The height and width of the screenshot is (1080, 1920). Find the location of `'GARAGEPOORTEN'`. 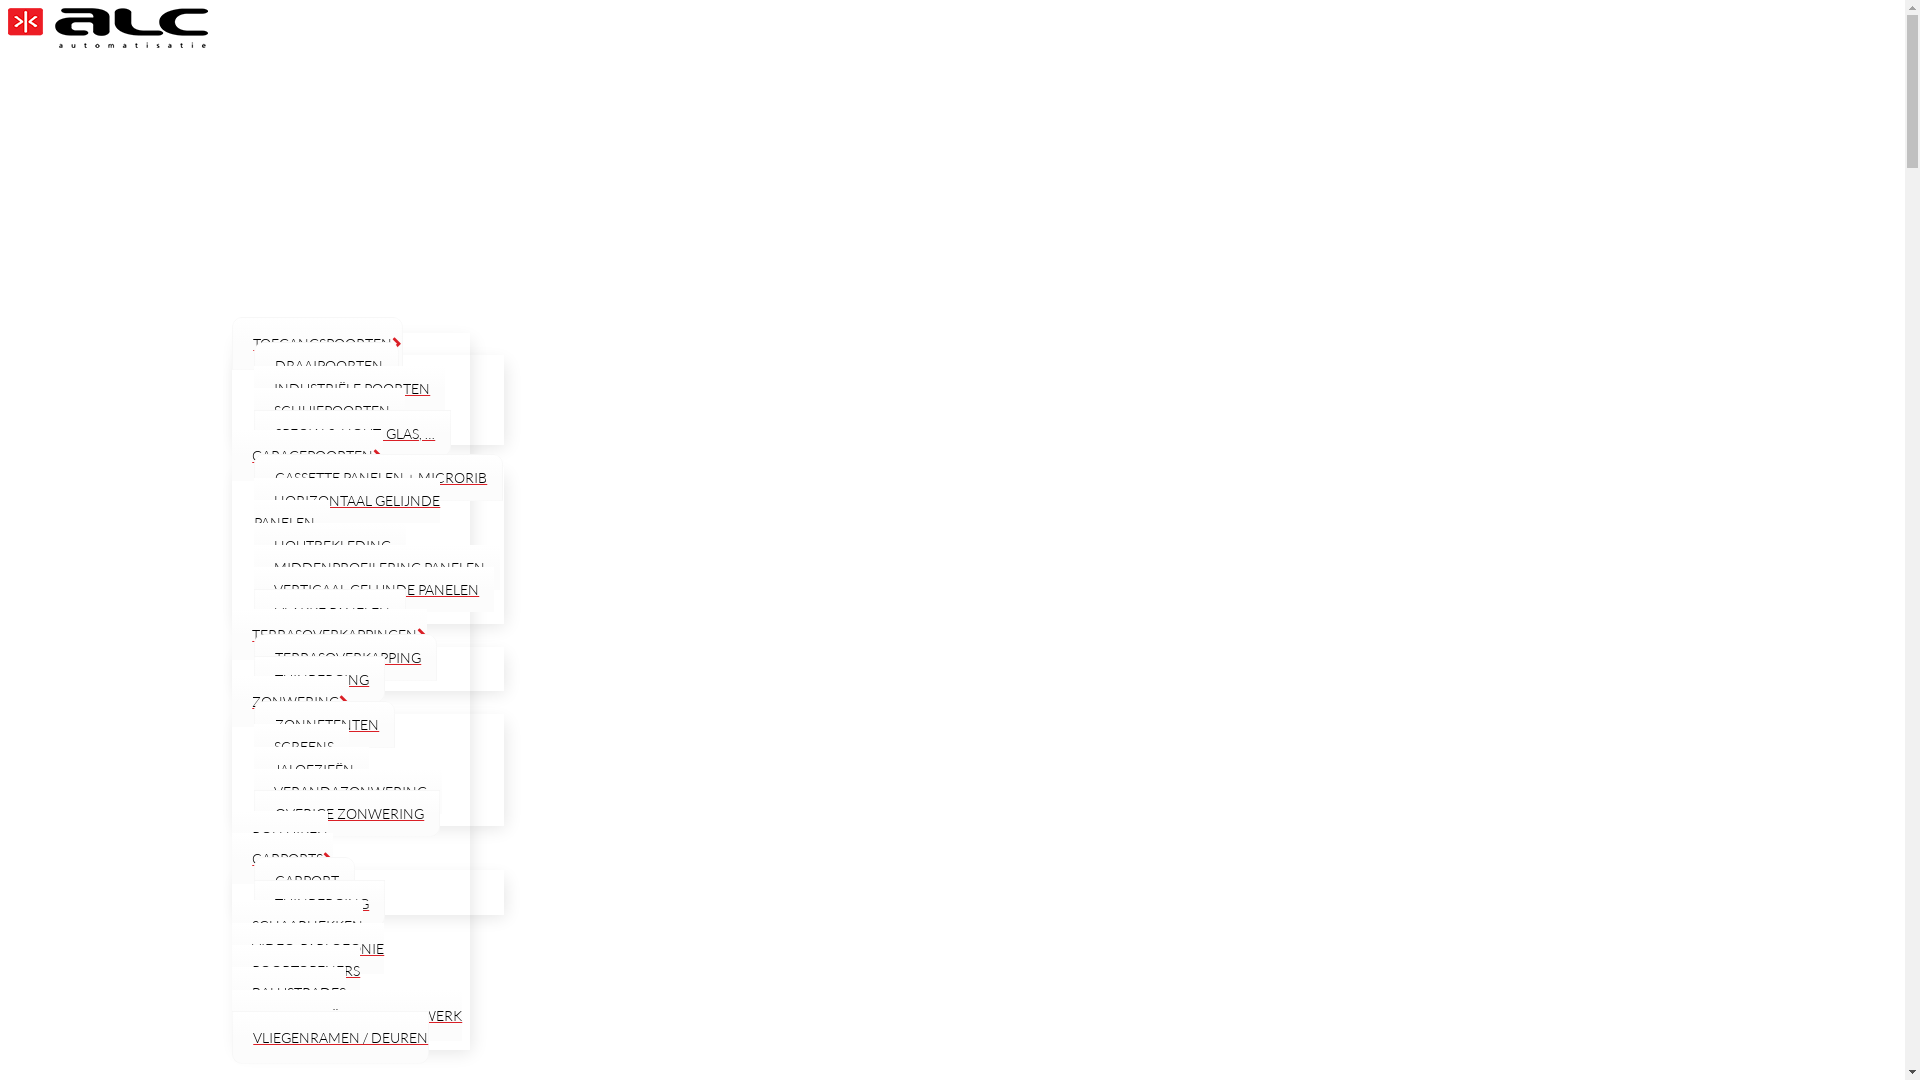

'GARAGEPOORTEN' is located at coordinates (306, 455).